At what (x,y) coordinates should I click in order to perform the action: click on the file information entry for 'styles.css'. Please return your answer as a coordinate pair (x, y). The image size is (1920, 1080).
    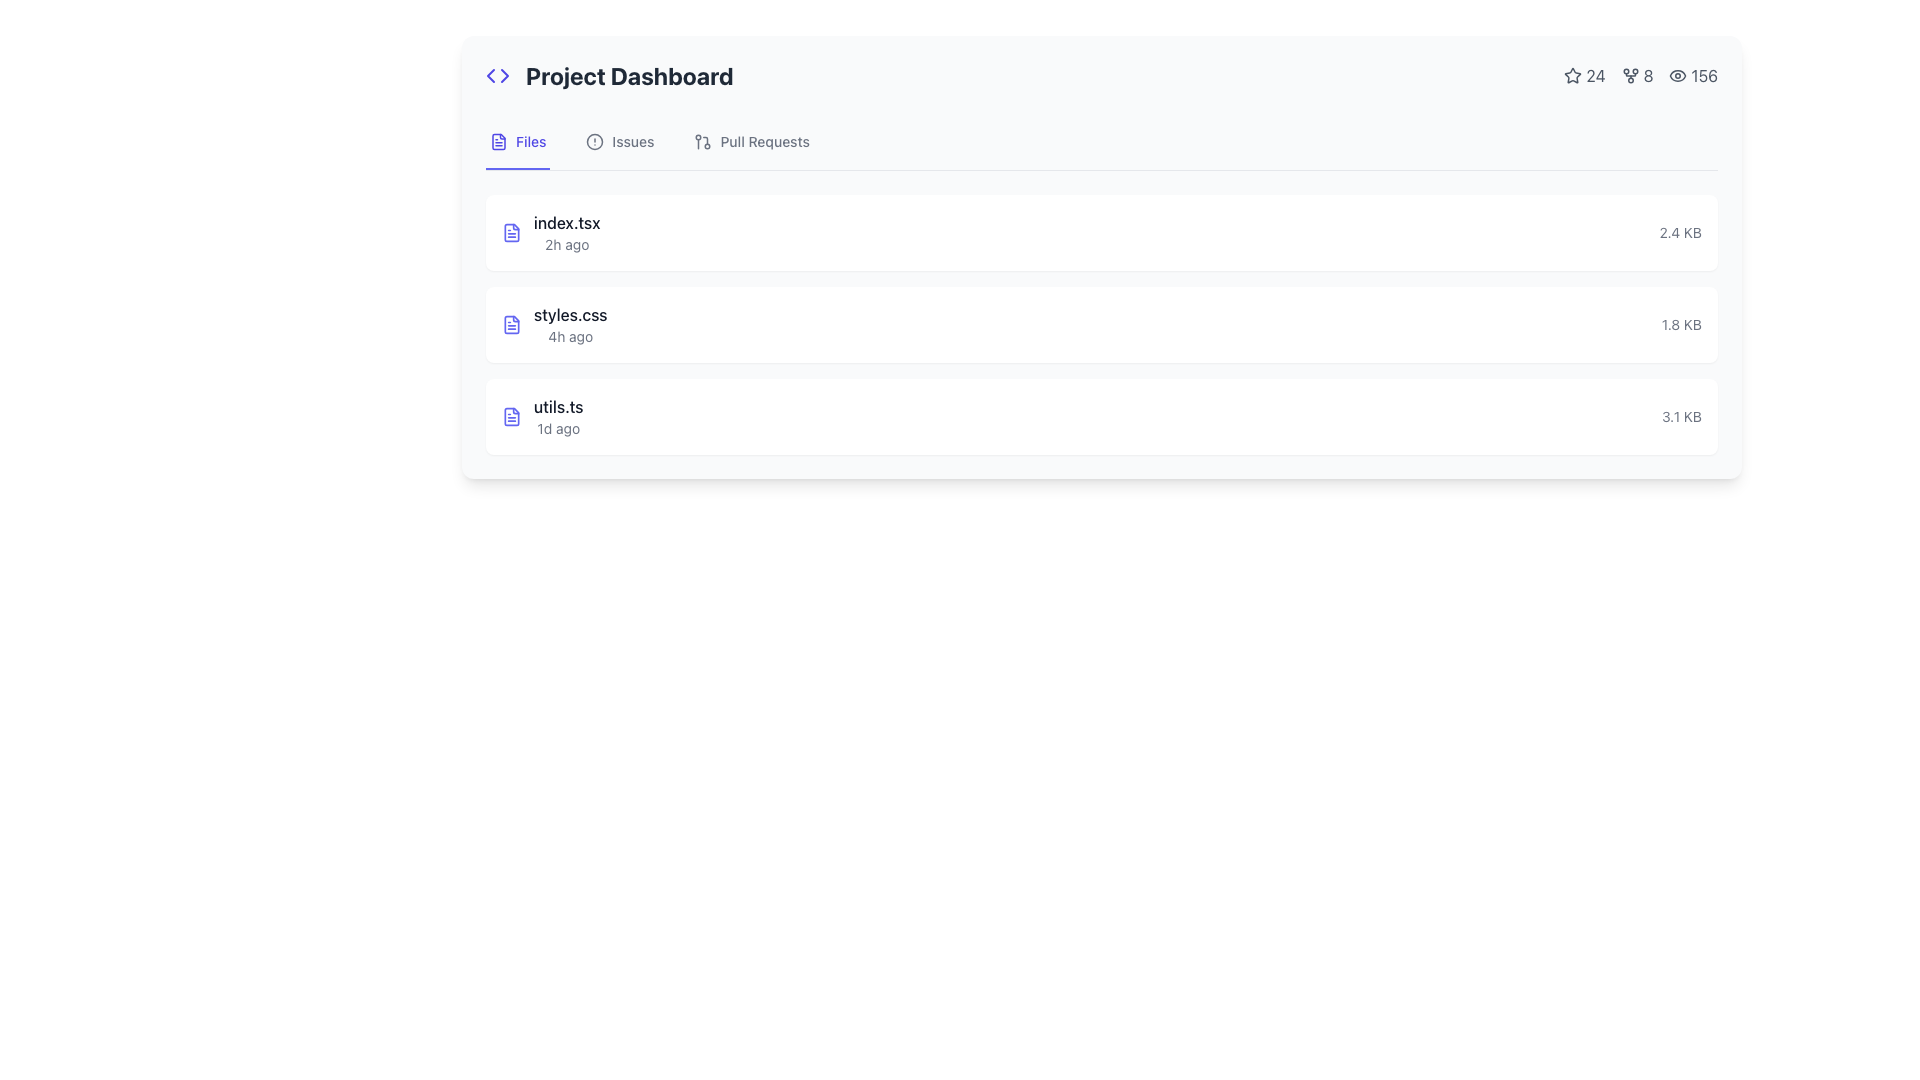
    Looking at the image, I should click on (569, 323).